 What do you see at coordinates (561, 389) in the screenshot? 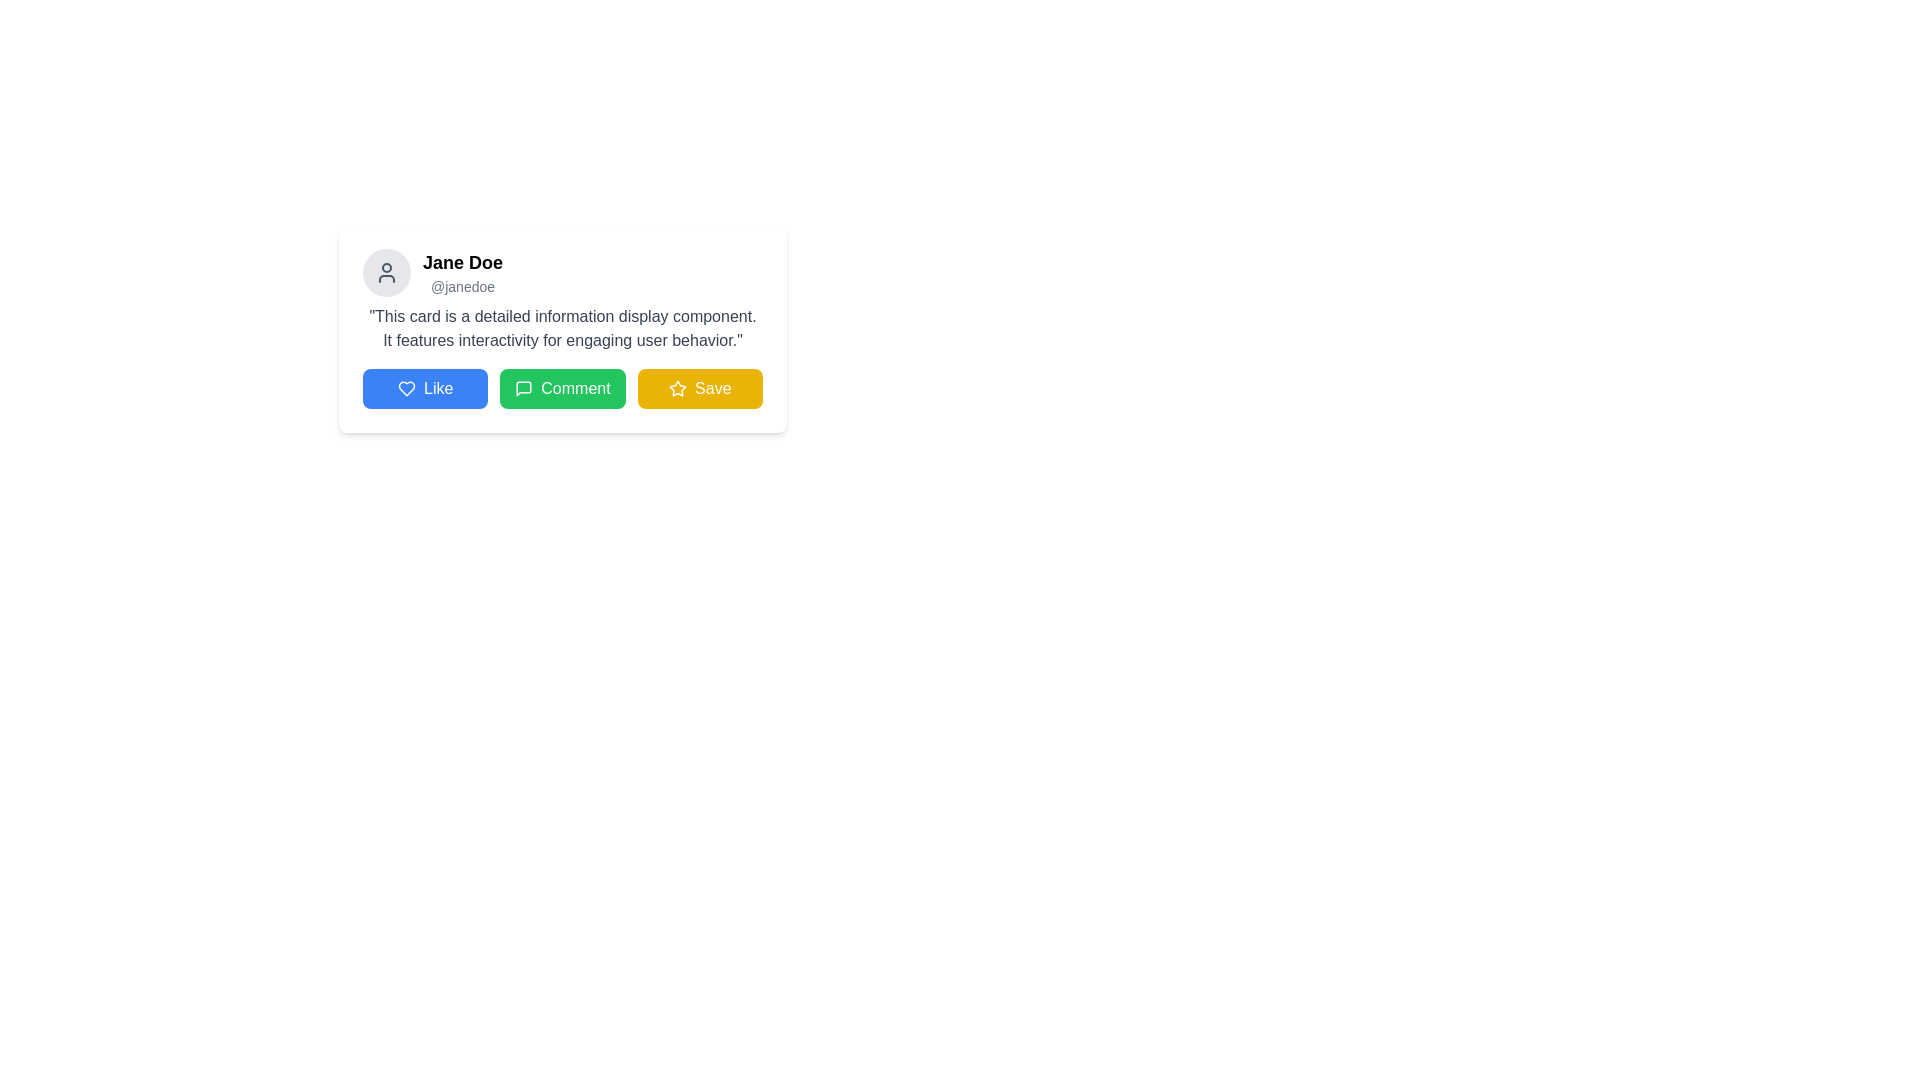
I see `the 'Comment' button in the horizontal group of buttons located in the lower section of the card component` at bounding box center [561, 389].